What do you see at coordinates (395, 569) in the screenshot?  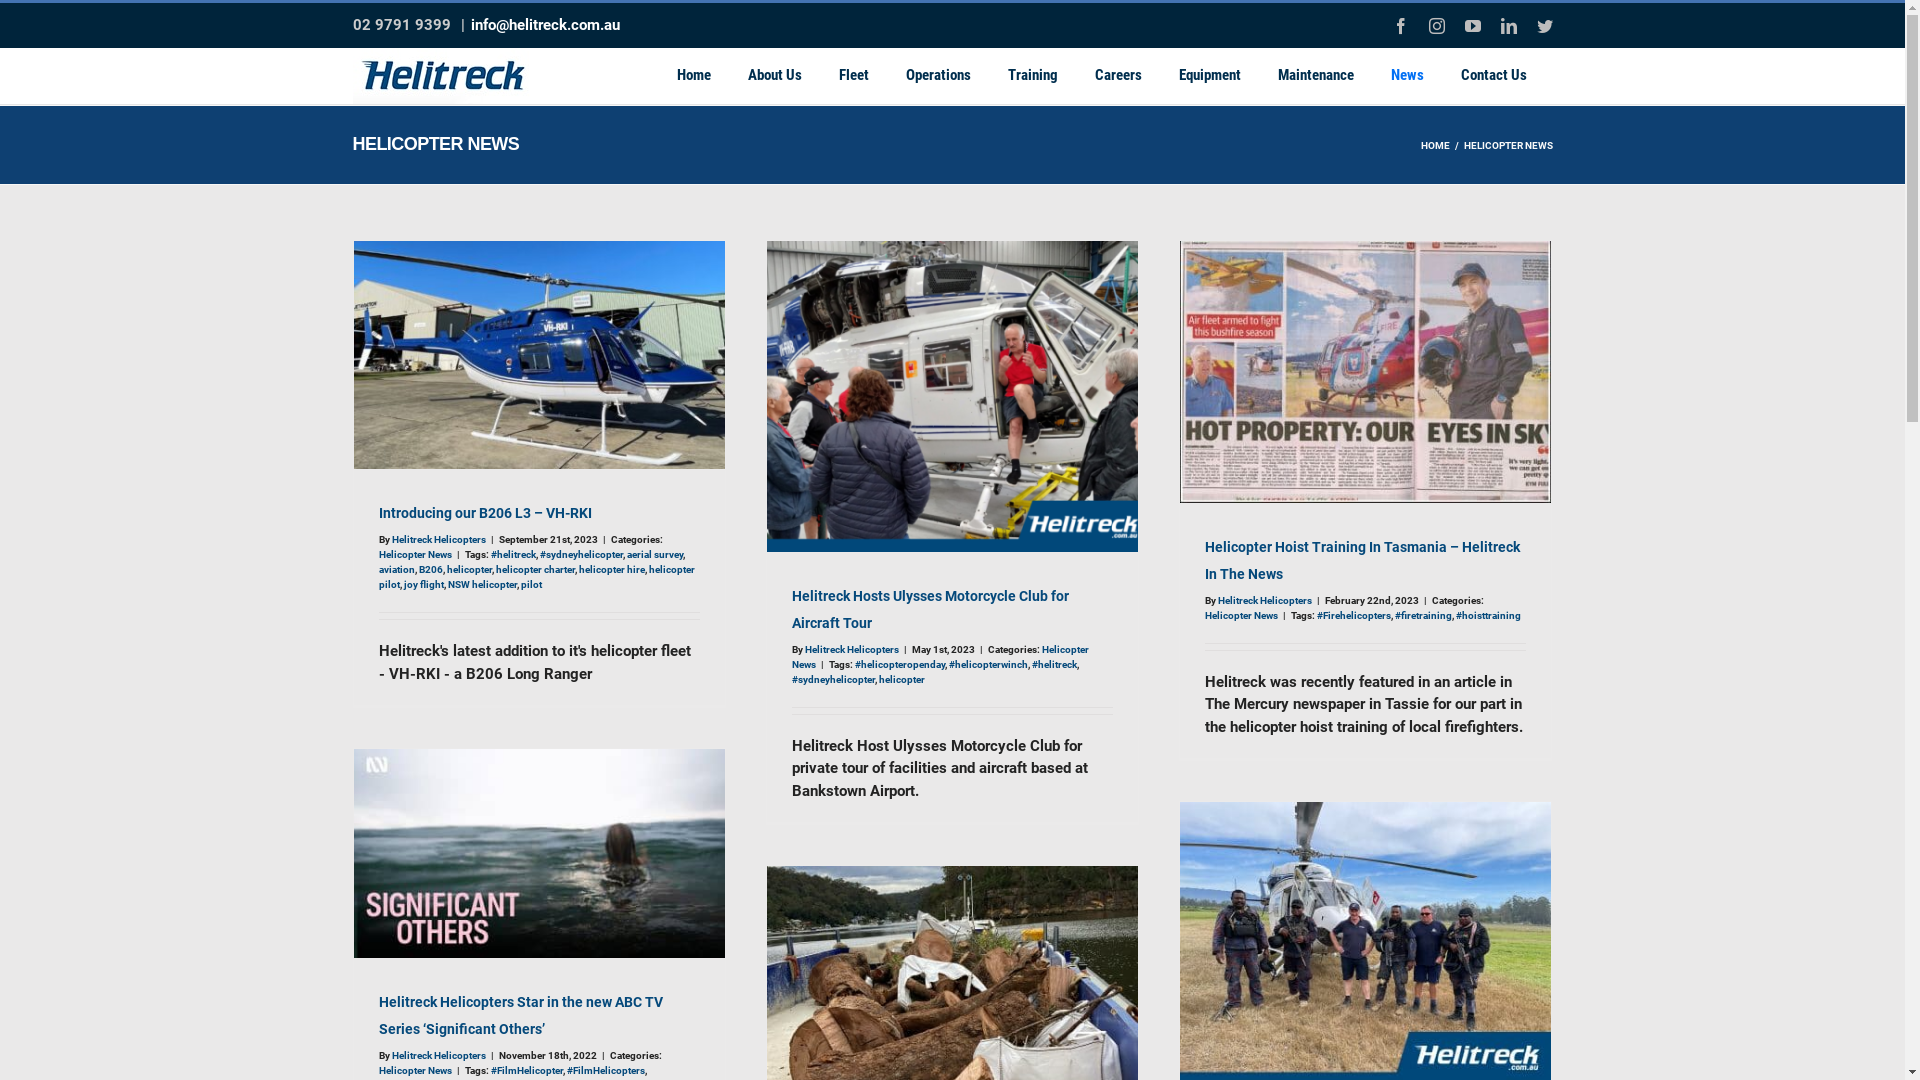 I see `'aviation'` at bounding box center [395, 569].